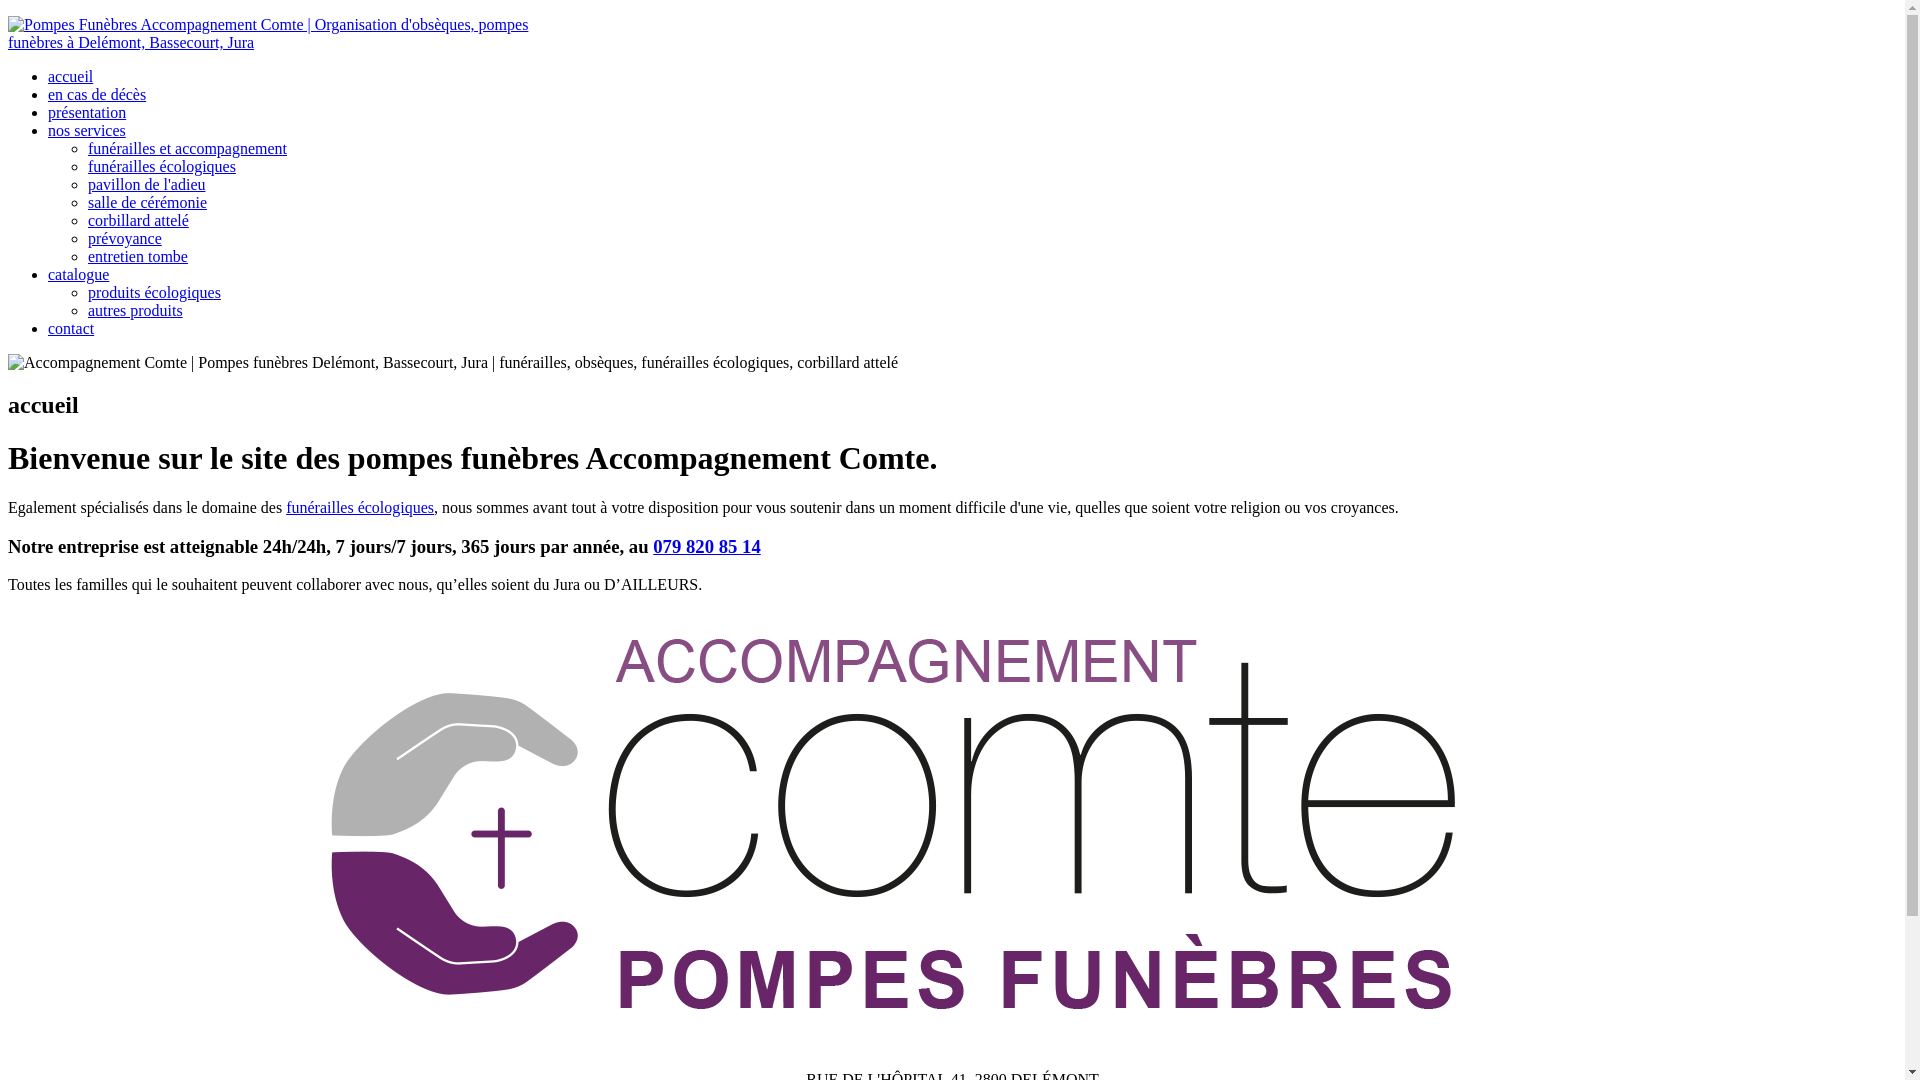  Describe the element at coordinates (134, 310) in the screenshot. I see `'autres produits'` at that location.